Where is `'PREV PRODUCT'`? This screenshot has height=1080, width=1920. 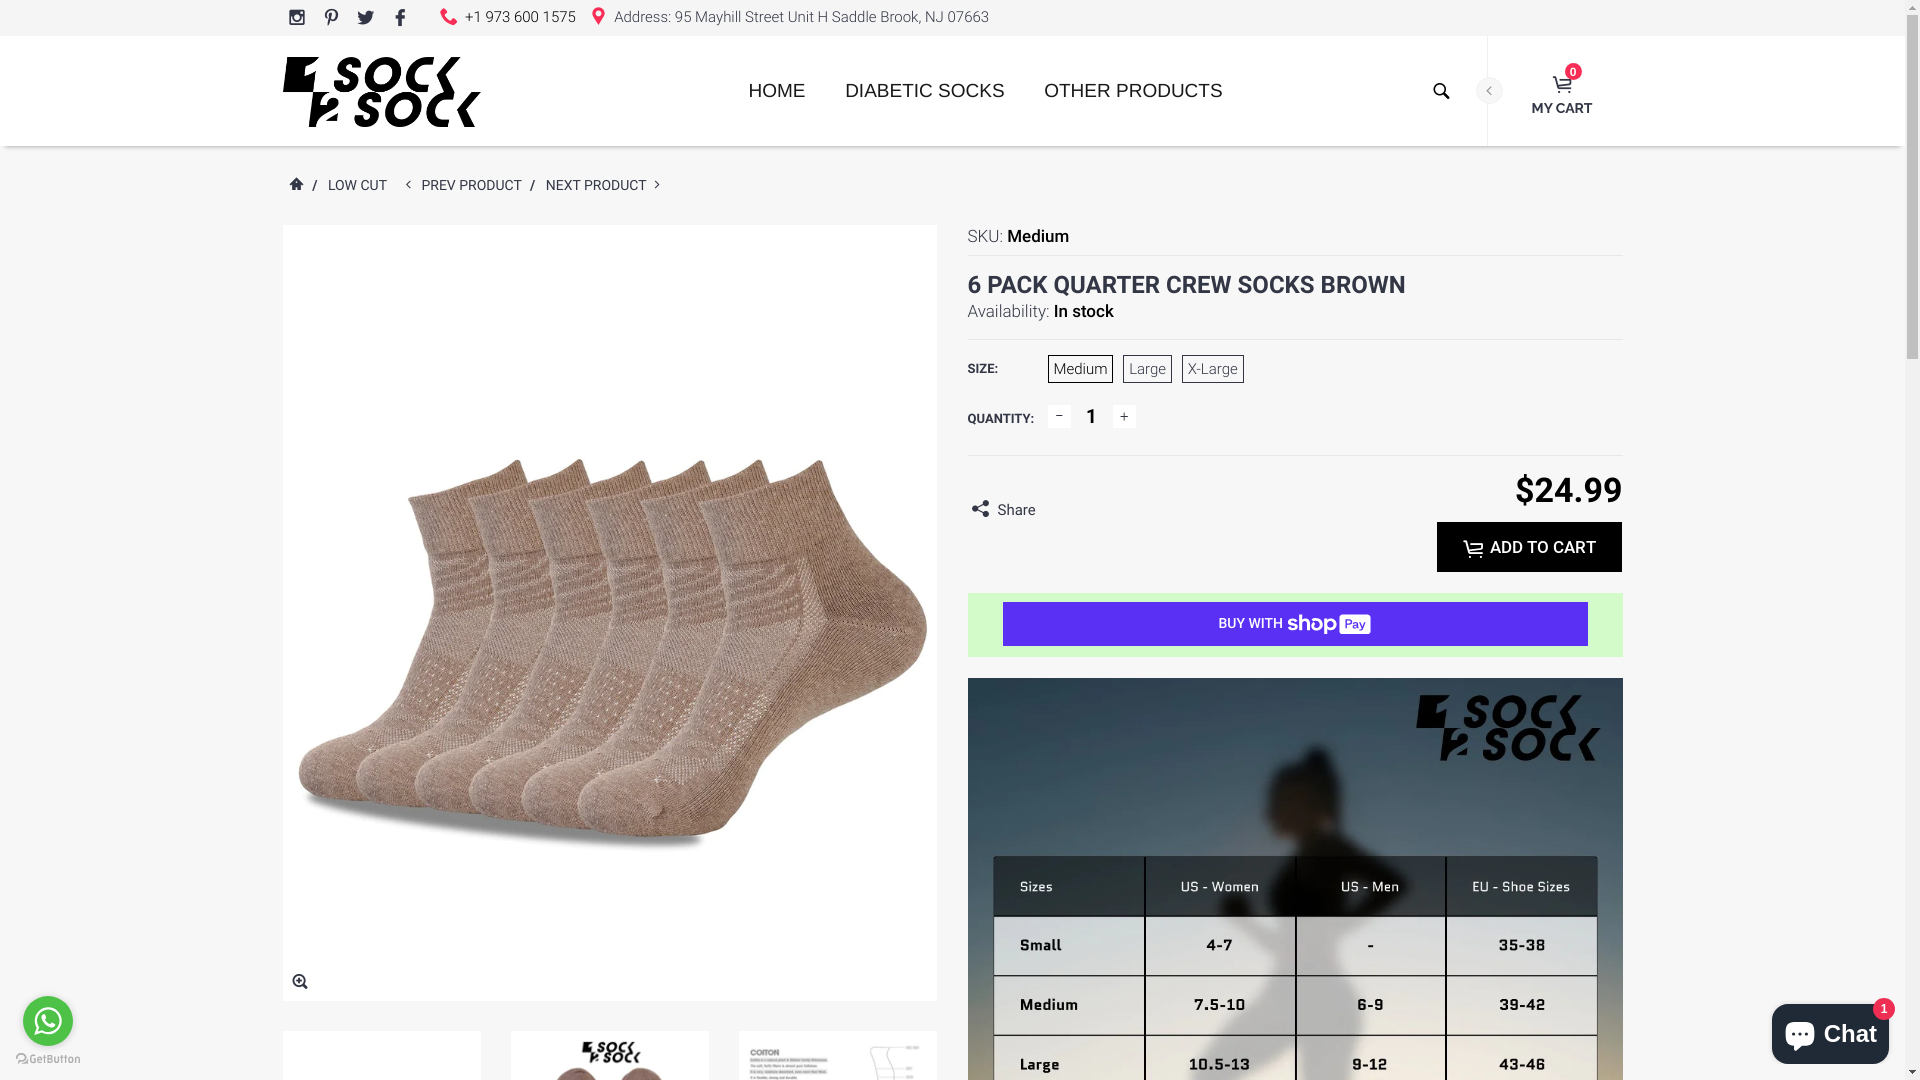 'PREV PRODUCT' is located at coordinates (470, 185).